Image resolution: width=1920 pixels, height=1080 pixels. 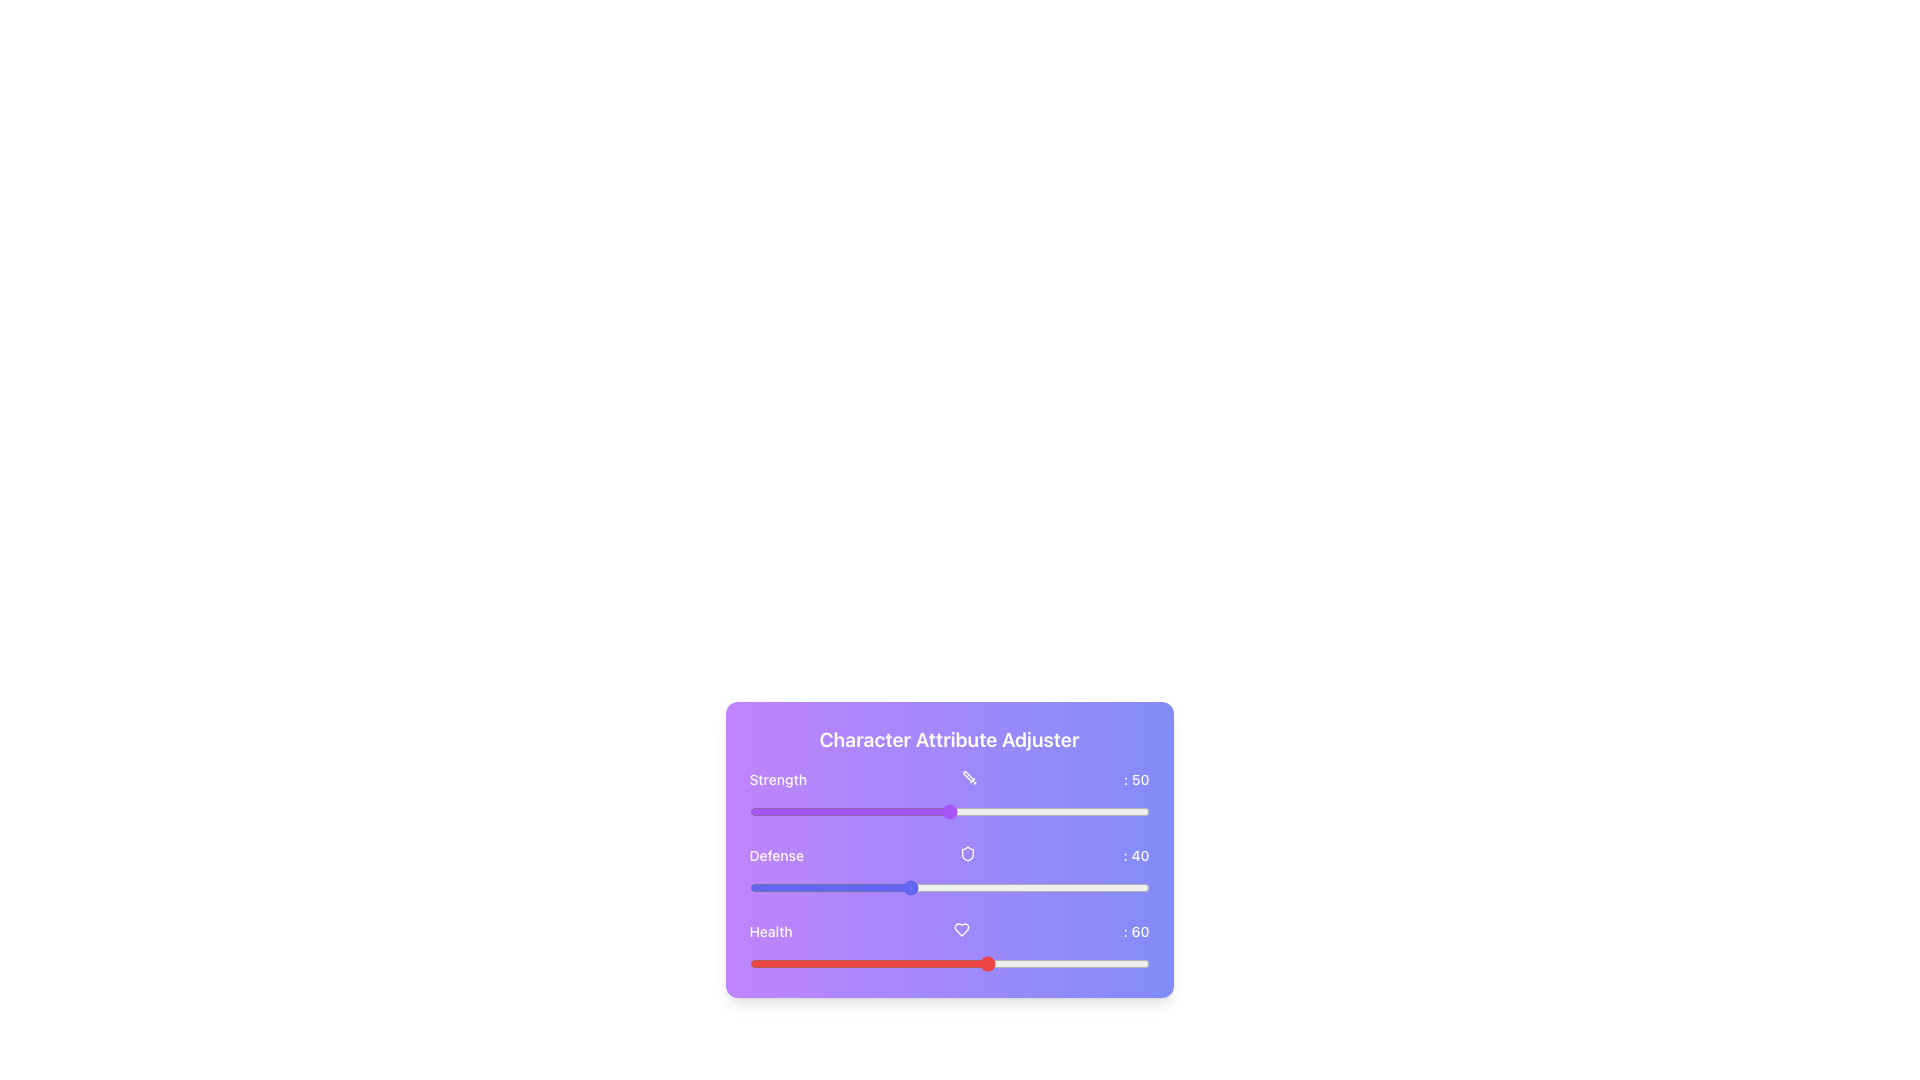 What do you see at coordinates (1100, 963) in the screenshot?
I see `health` at bounding box center [1100, 963].